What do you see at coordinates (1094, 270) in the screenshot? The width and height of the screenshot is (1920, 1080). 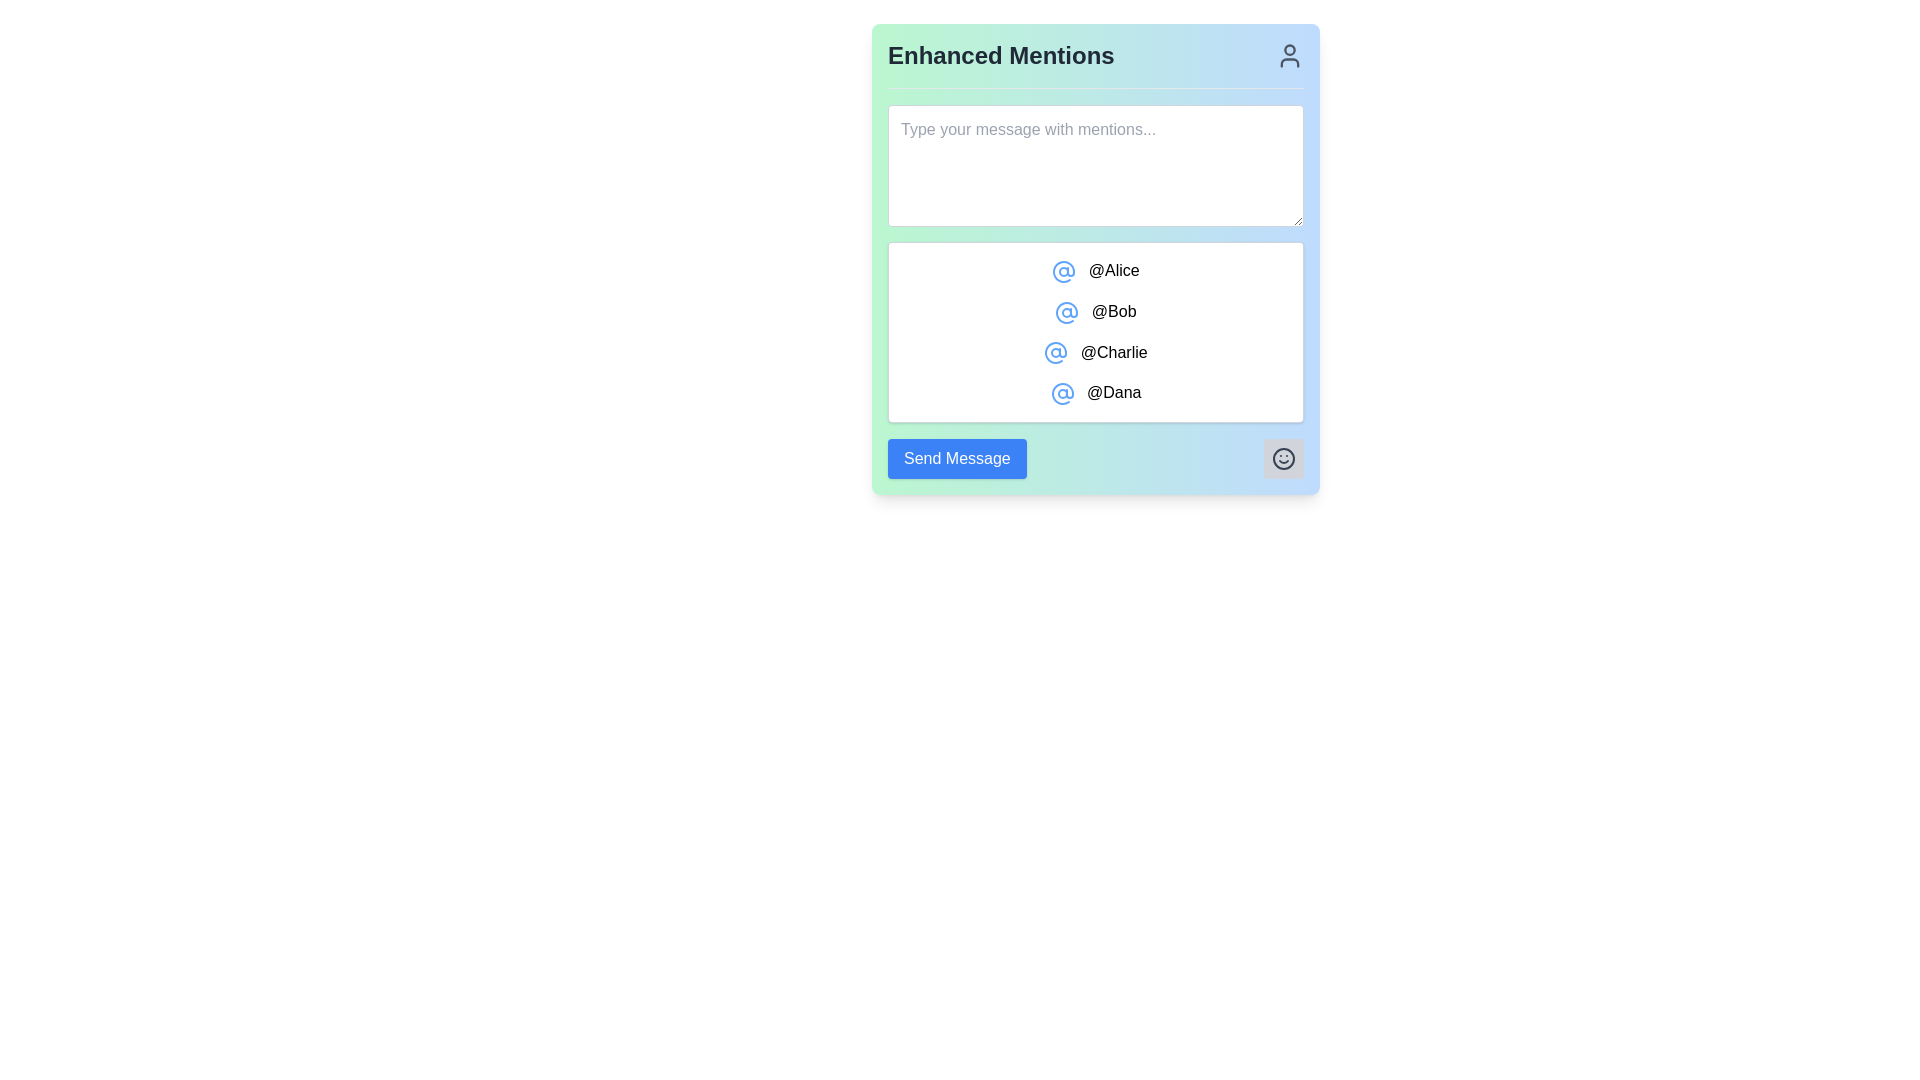 I see `the clickable mention '@Alice' in the 'Enhanced Mentions' panel` at bounding box center [1094, 270].